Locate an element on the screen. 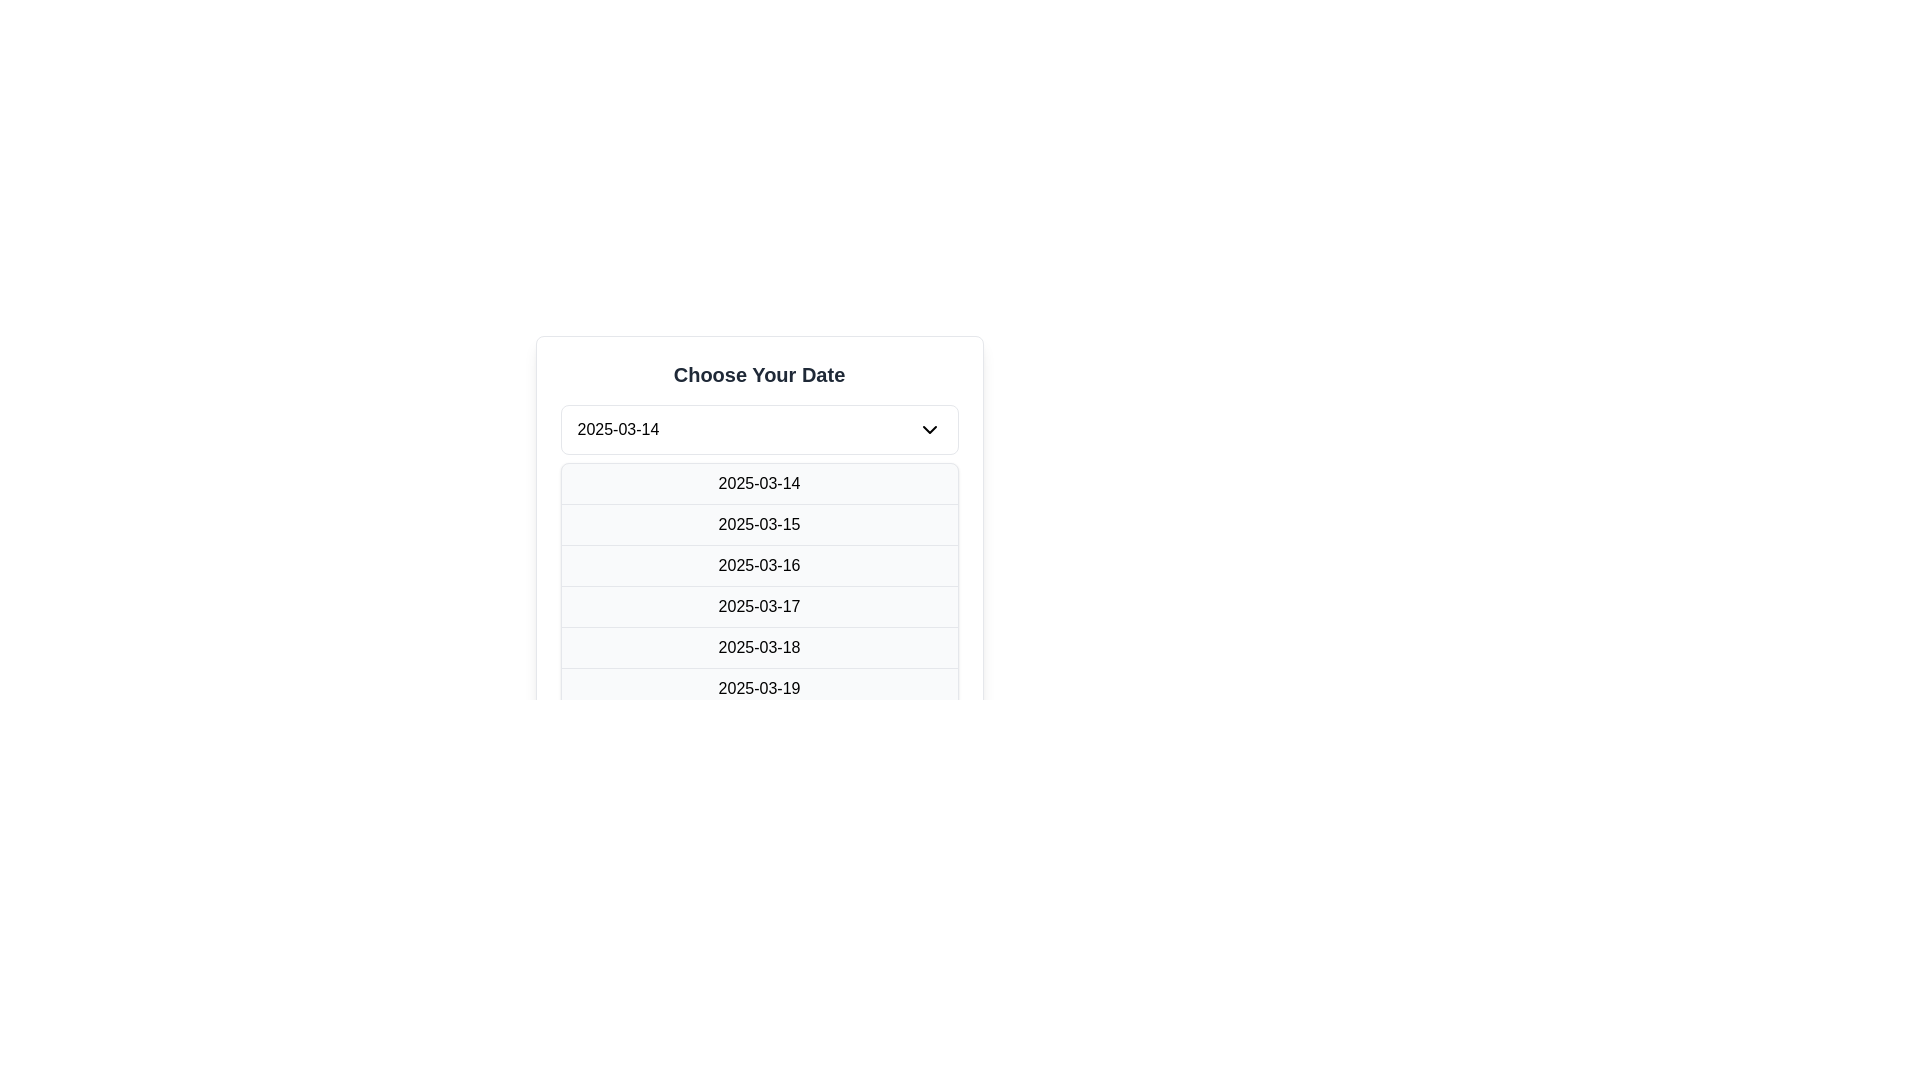  the list item displaying the date '2025-03-17' is located at coordinates (758, 605).